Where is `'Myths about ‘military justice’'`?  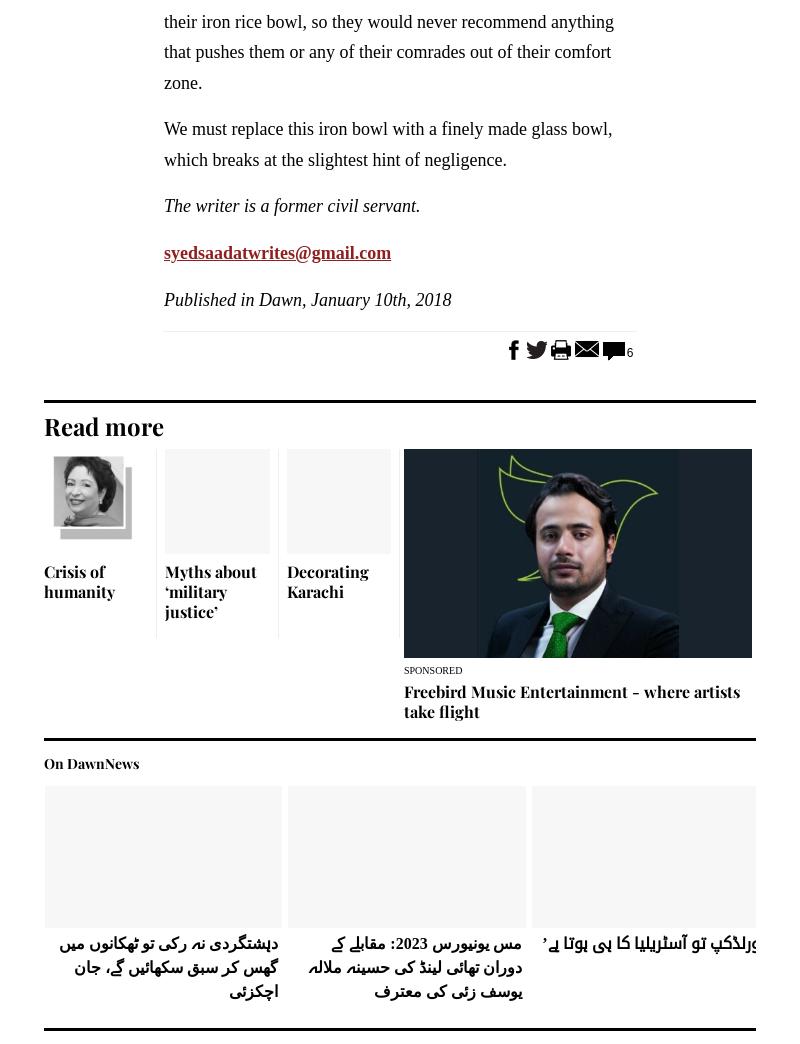
'Myths about ‘military justice’' is located at coordinates (210, 590).